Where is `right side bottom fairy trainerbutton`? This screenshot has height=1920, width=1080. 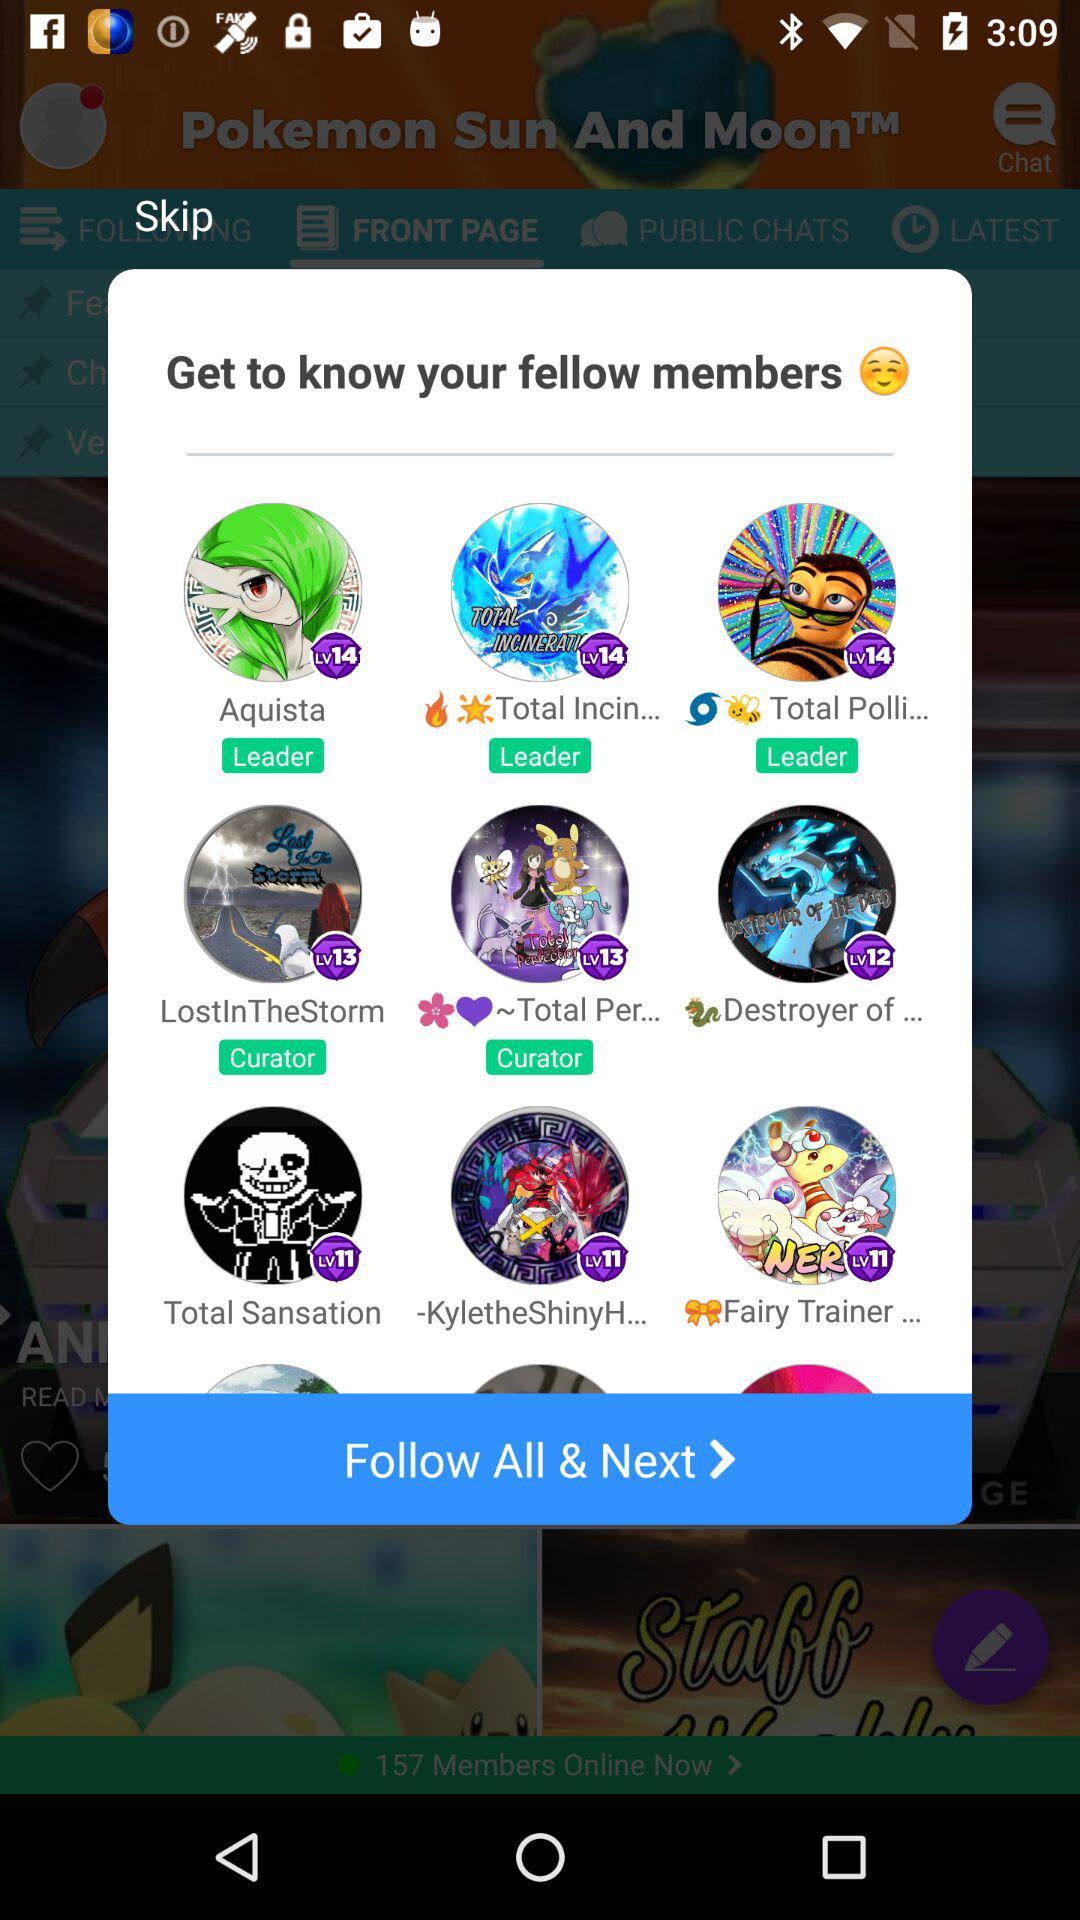 right side bottom fairy trainerbutton is located at coordinates (805, 1195).